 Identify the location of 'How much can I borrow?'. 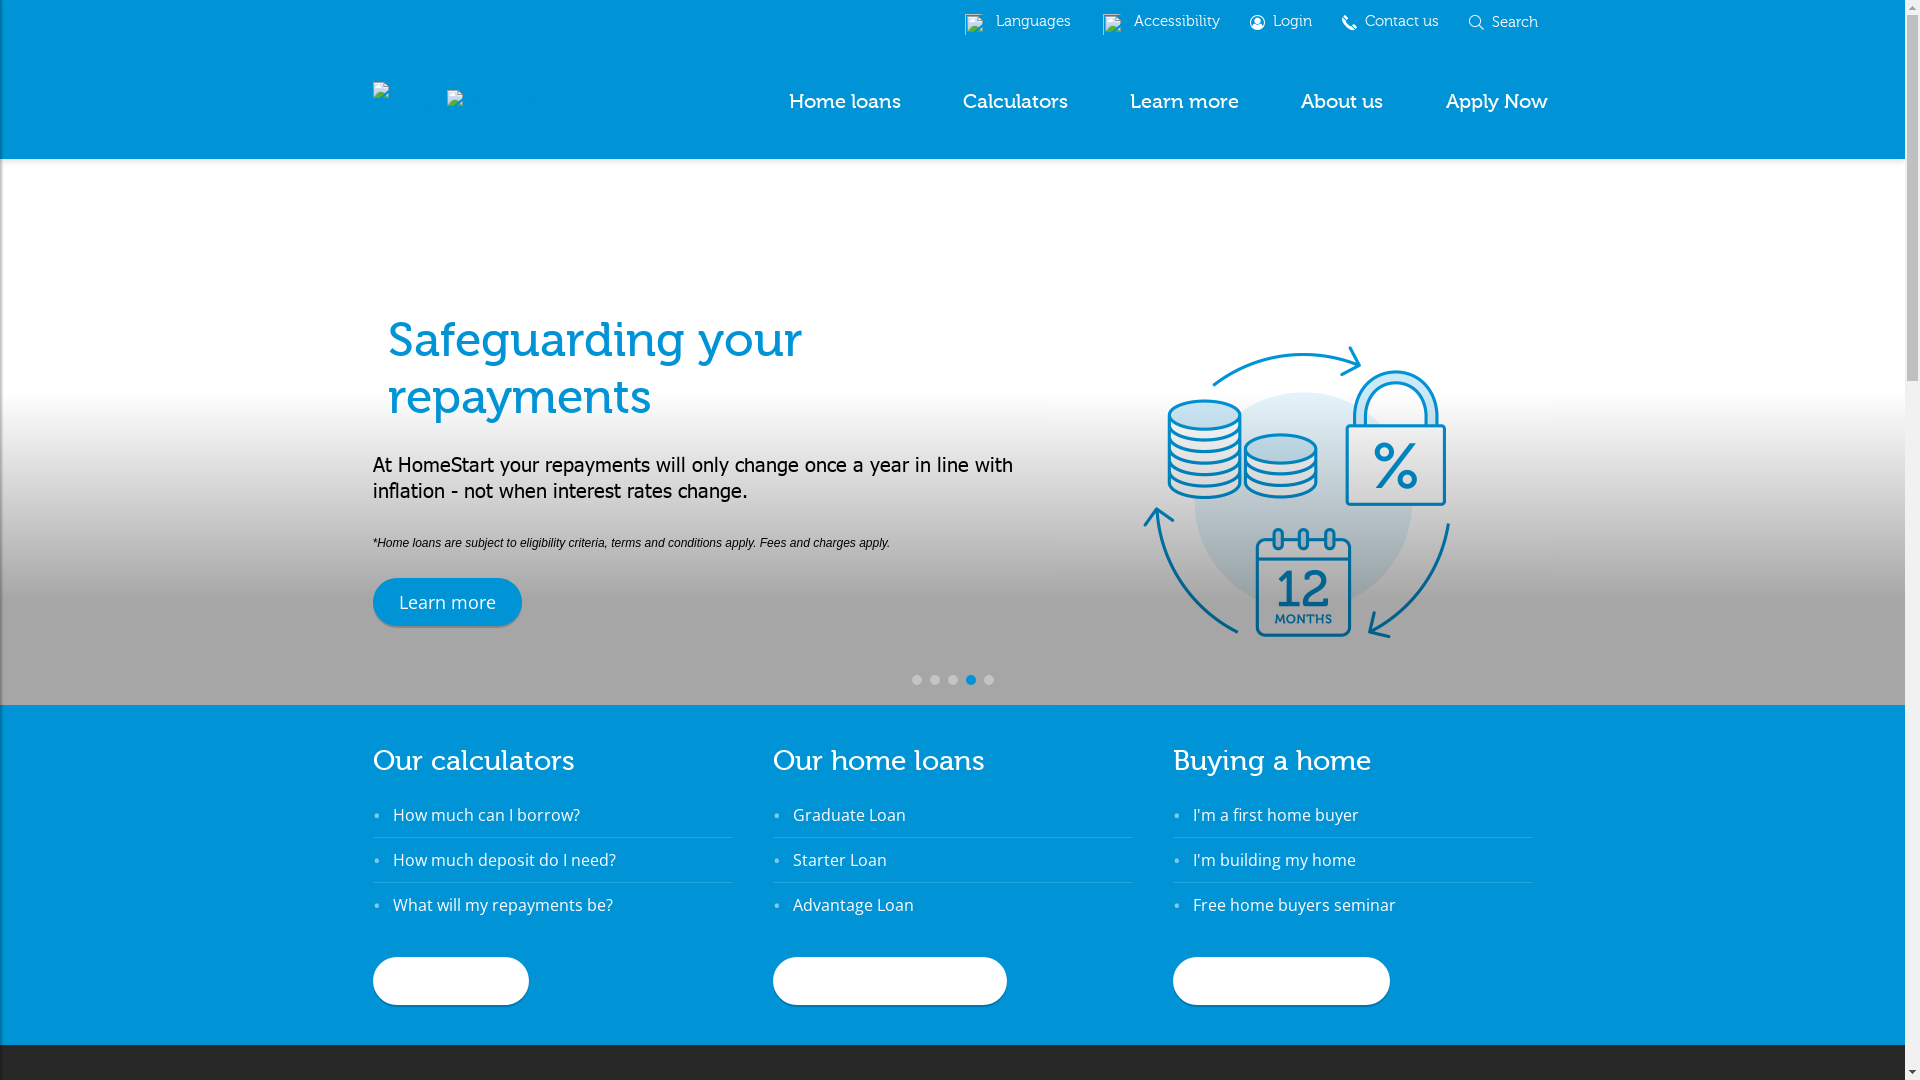
(392, 814).